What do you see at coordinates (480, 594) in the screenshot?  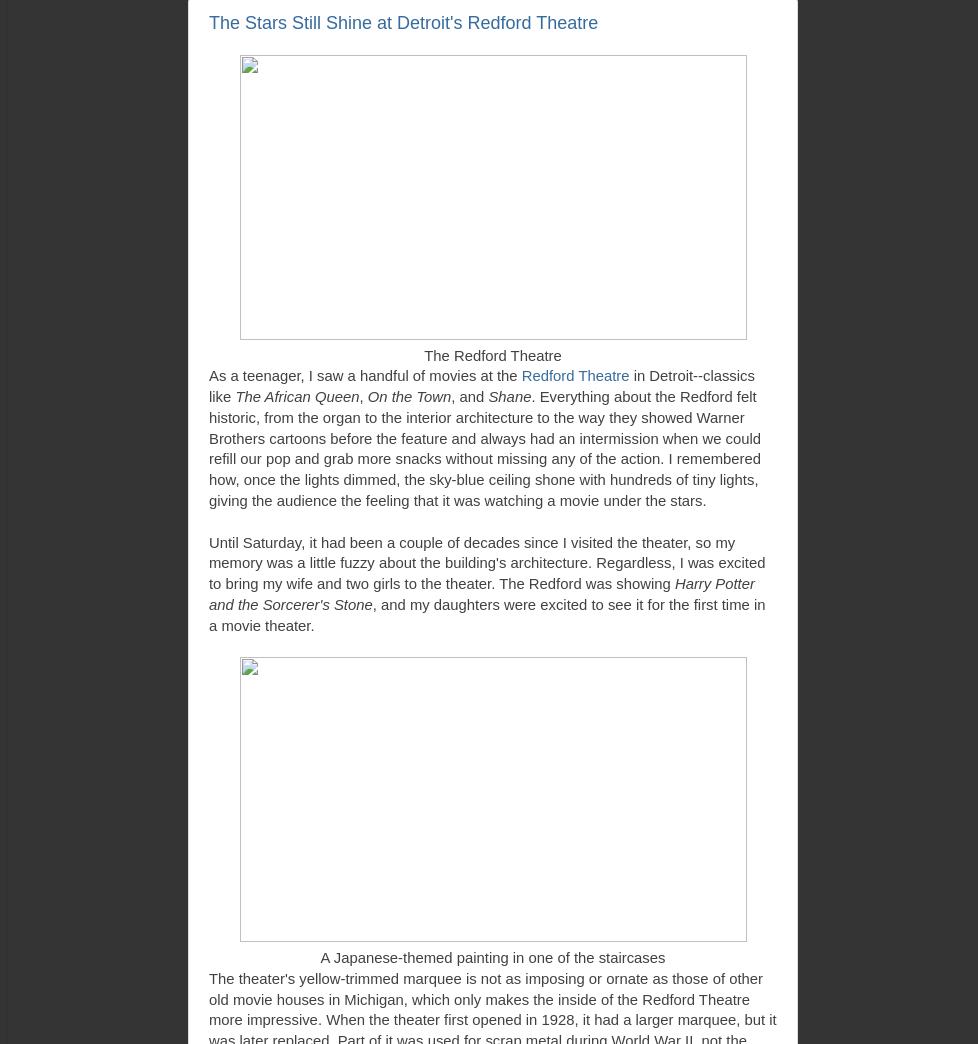 I see `'Harry Potter and the Sorcerer's Stone'` at bounding box center [480, 594].